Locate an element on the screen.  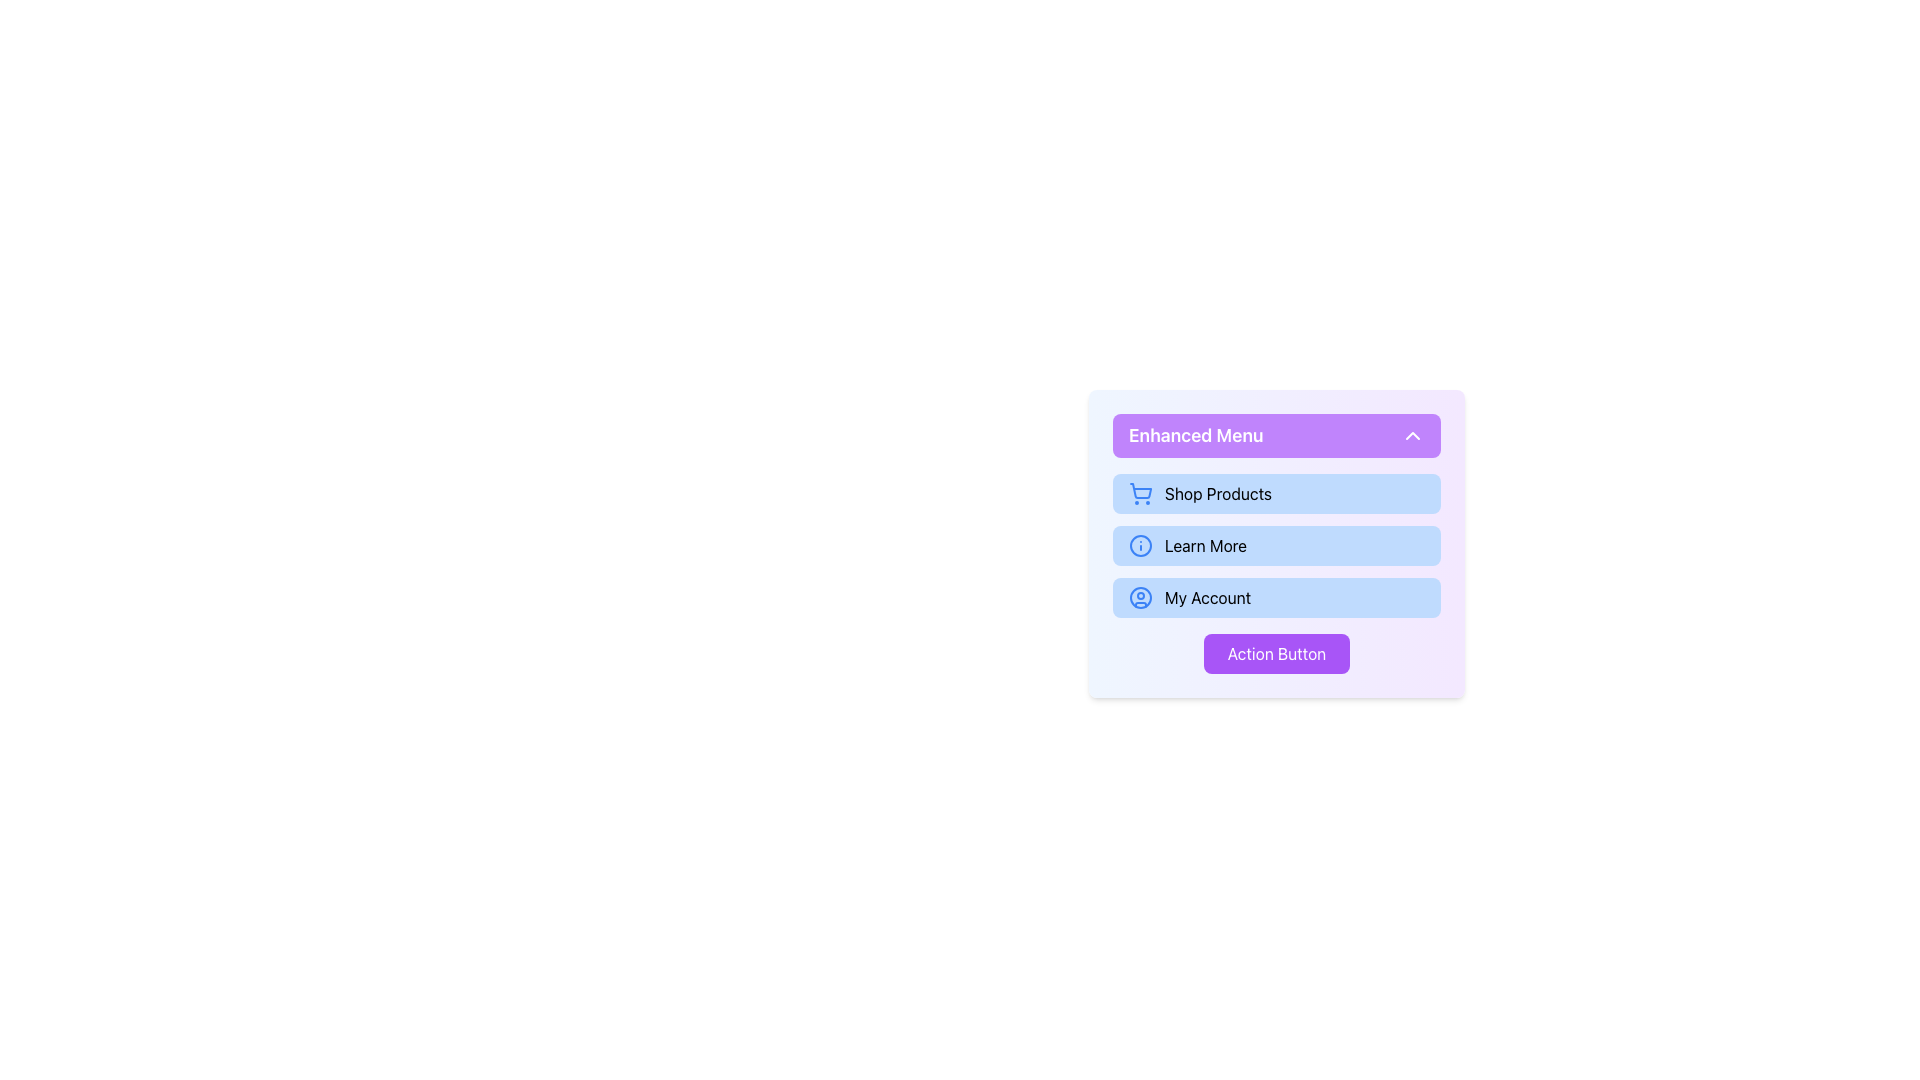
the 'Learn More' button, which is the second button in the vertical list under the 'Enhanced Menu' section is located at coordinates (1275, 546).